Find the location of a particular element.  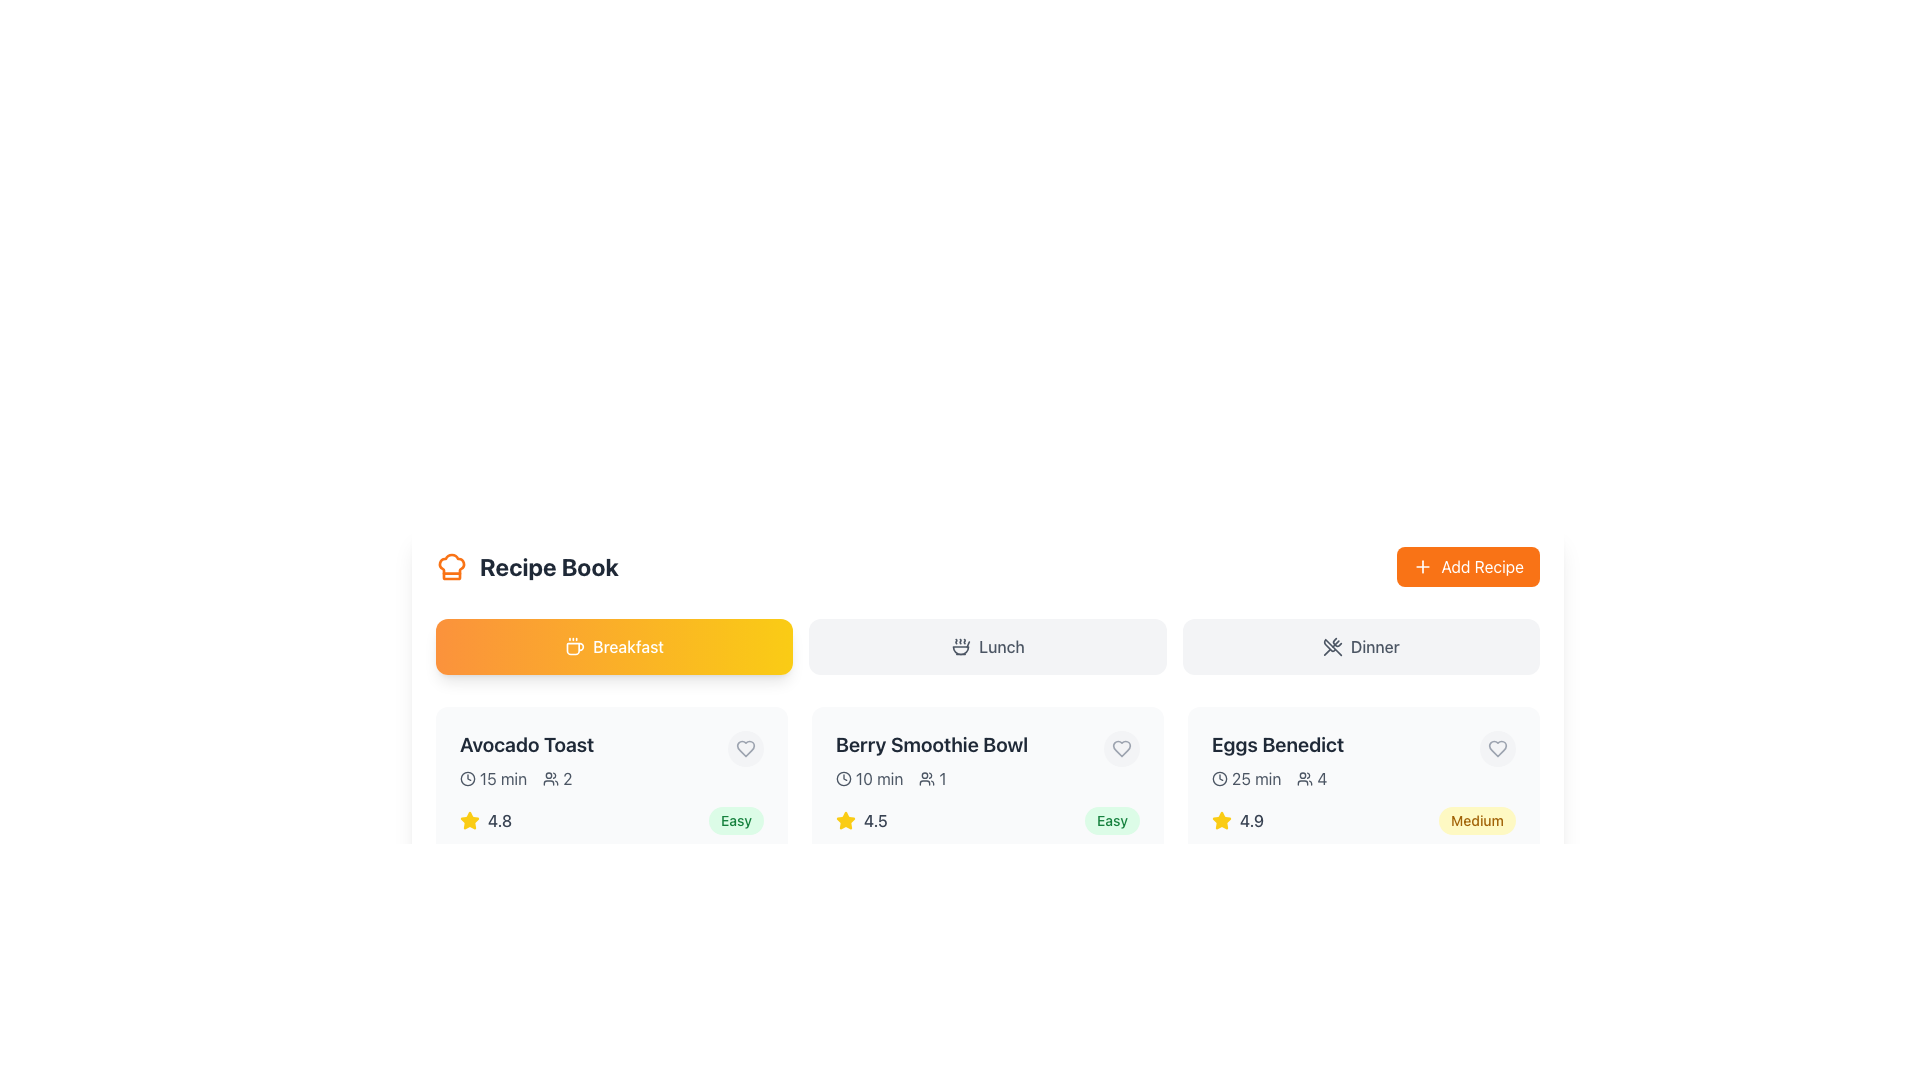

the group of people icon located in the 'Avocado Toast' section, which is represented as a stylized outline of multiple persons next to the numeric text '2' is located at coordinates (551, 778).